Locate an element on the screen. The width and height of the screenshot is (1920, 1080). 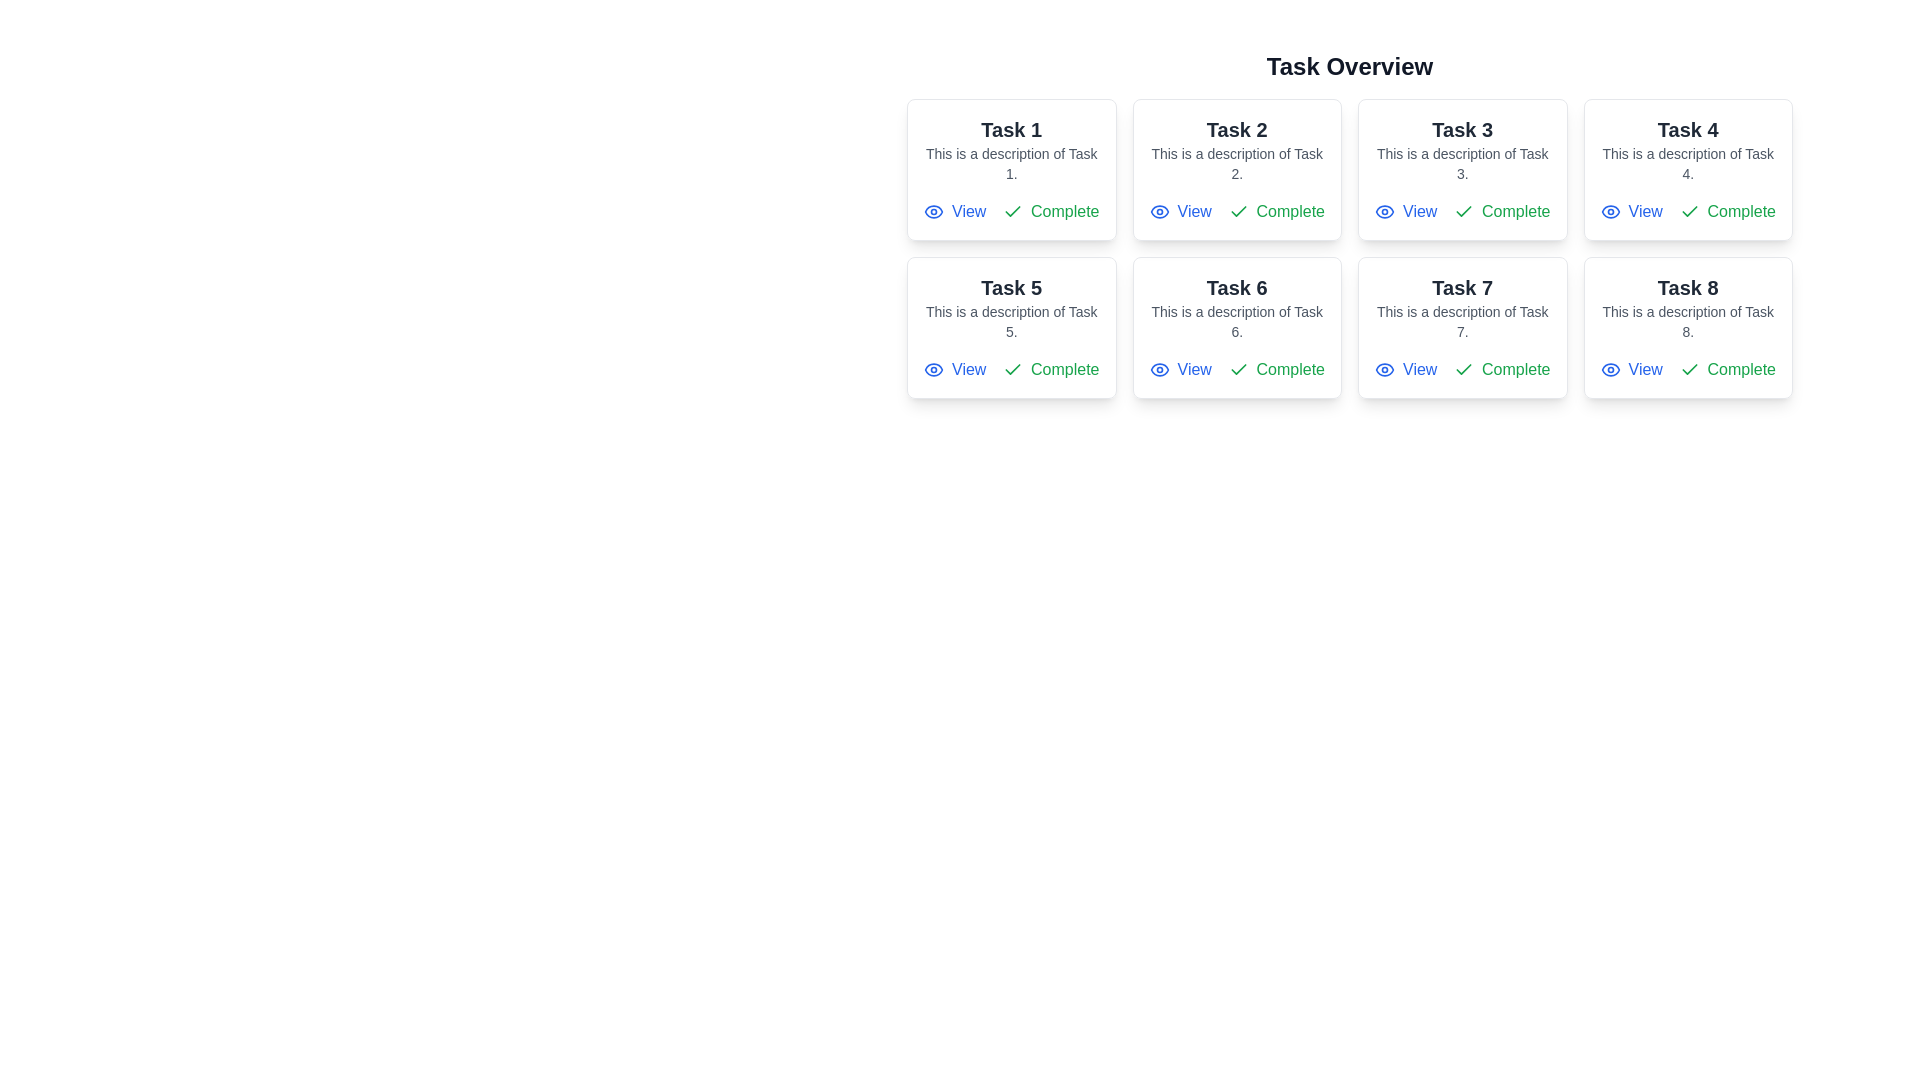
the descriptive label providing information about 'Task 2,' which is positioned beneath the title 'Task 2' and above the 'View' and 'Complete' buttons is located at coordinates (1236, 163).